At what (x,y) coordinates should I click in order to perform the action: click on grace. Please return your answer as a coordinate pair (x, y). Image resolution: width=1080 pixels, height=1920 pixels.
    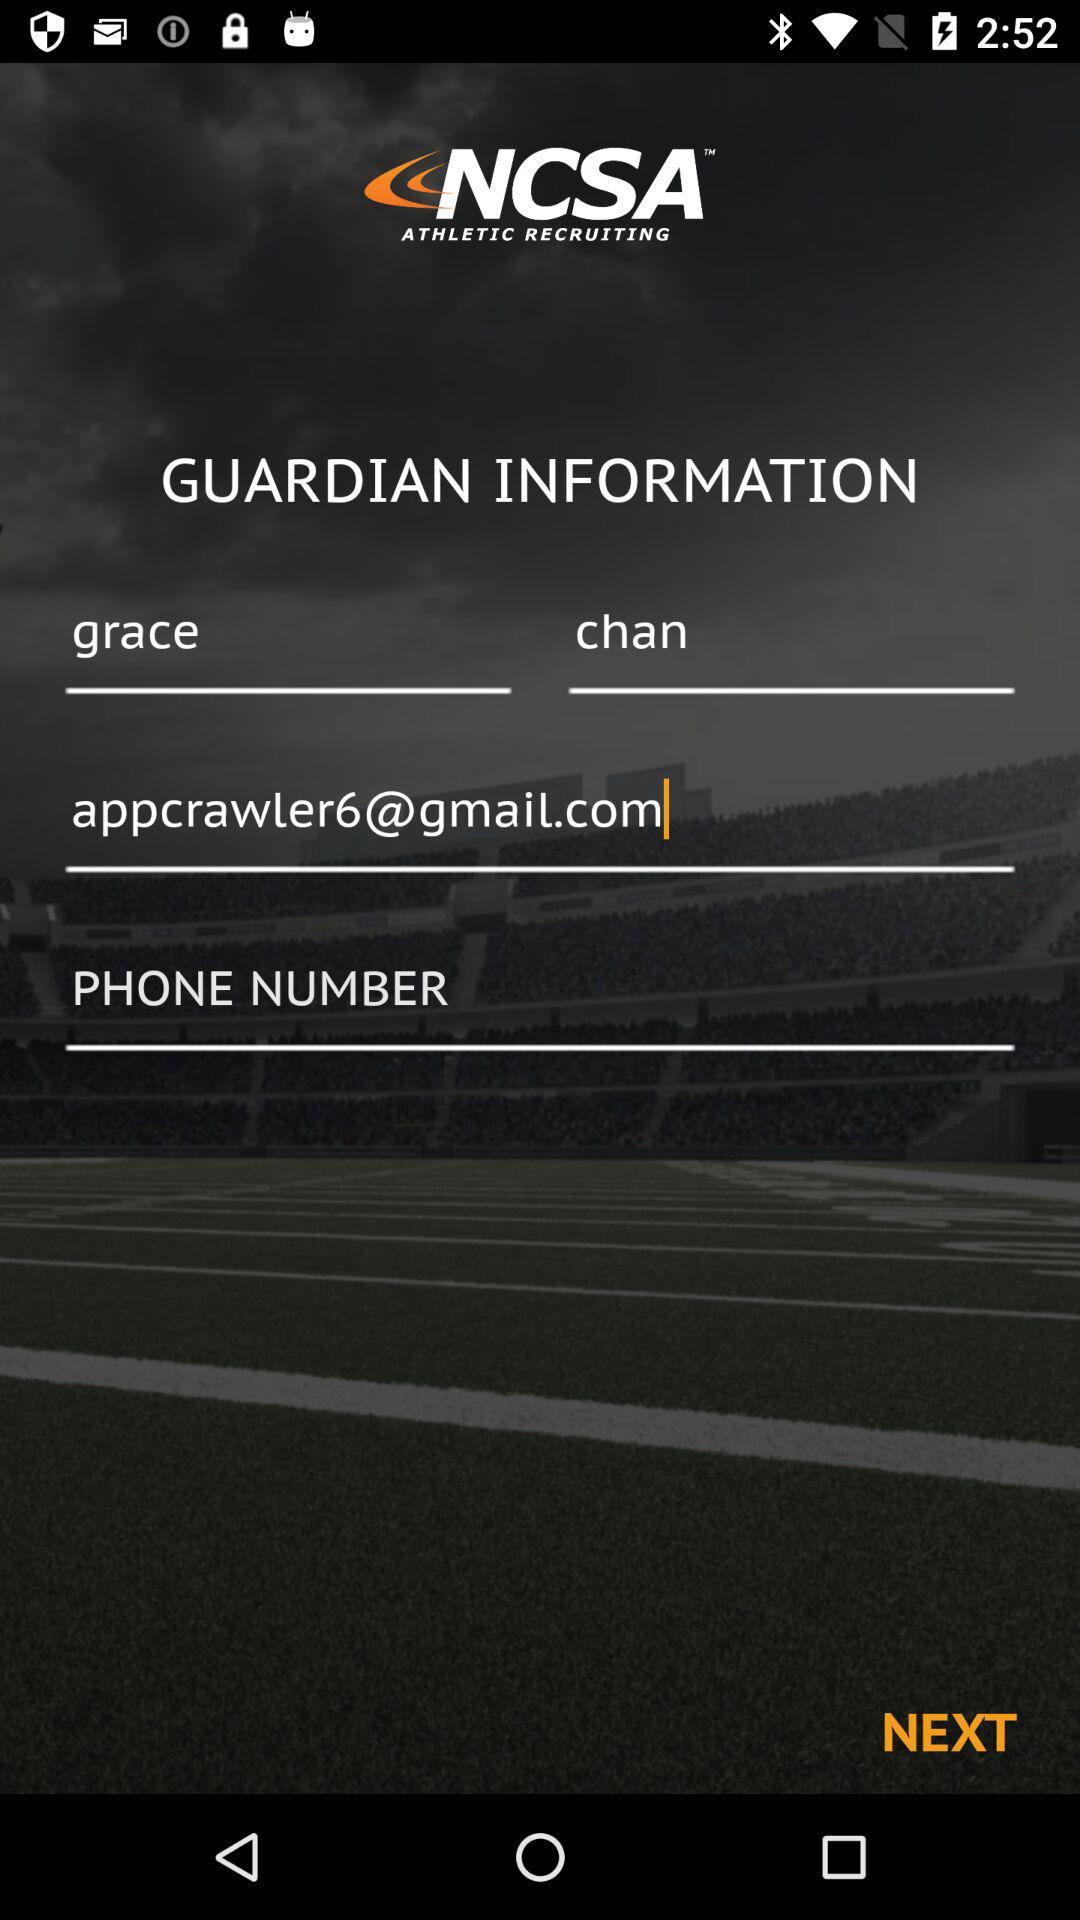
    Looking at the image, I should click on (288, 632).